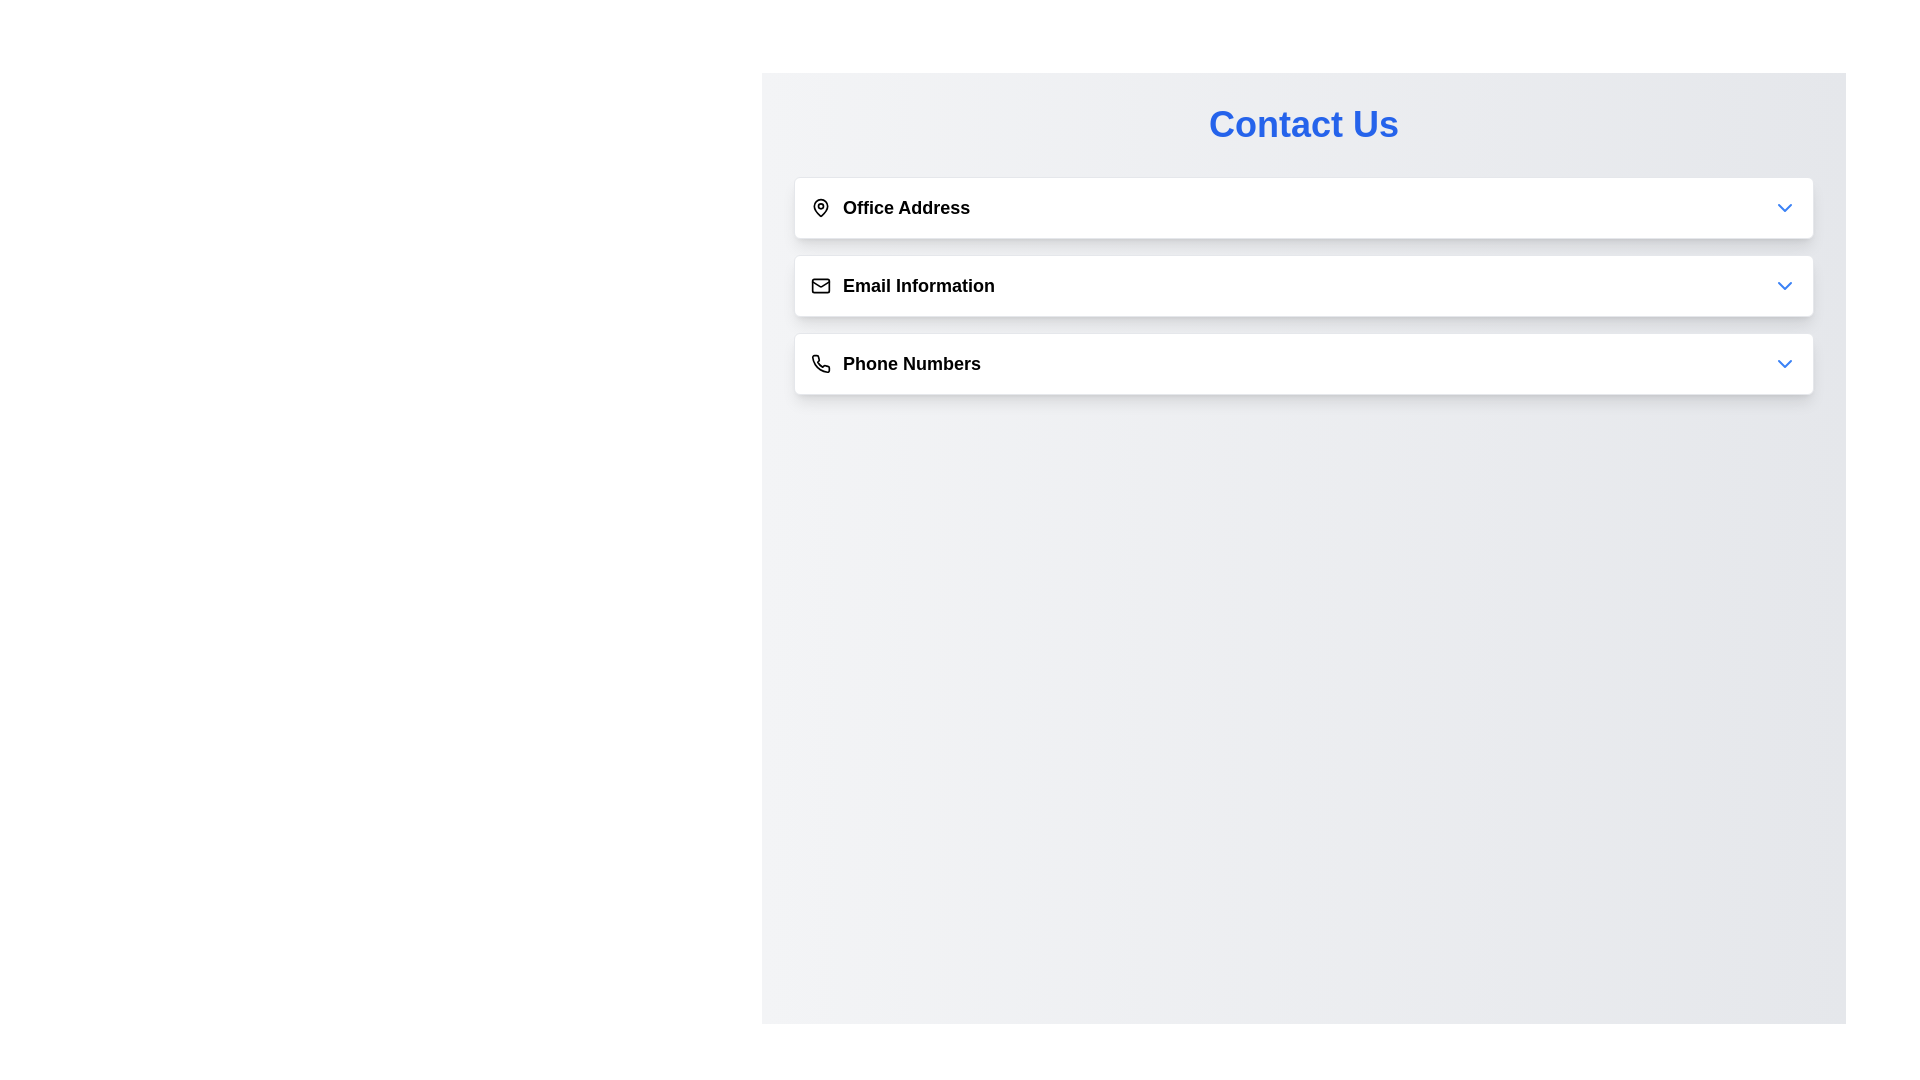 This screenshot has height=1080, width=1920. I want to click on the collapsible header labeled 'Phone Numbers', which features a phone icon and is part of the 'Contact Us' section, so click(895, 363).